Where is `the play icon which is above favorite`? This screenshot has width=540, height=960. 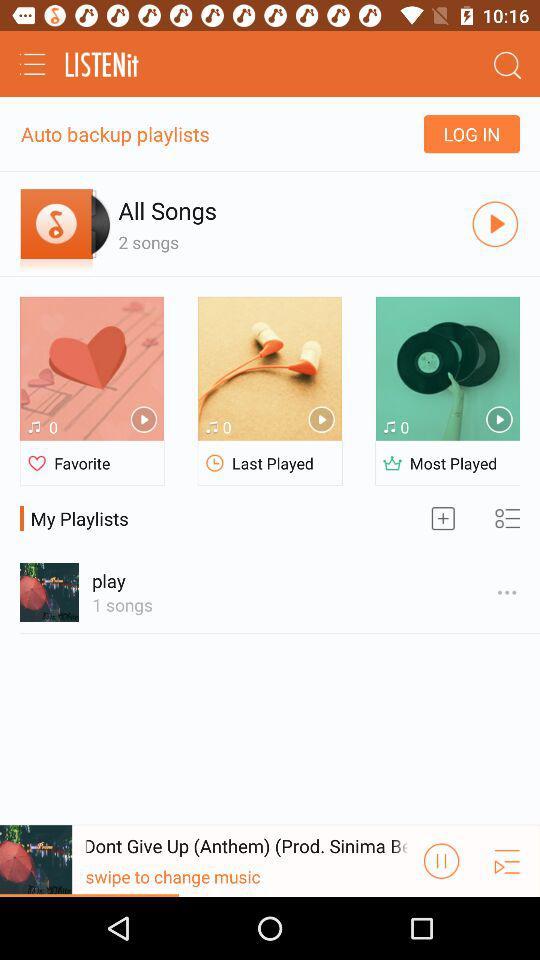
the play icon which is above favorite is located at coordinates (143, 419).